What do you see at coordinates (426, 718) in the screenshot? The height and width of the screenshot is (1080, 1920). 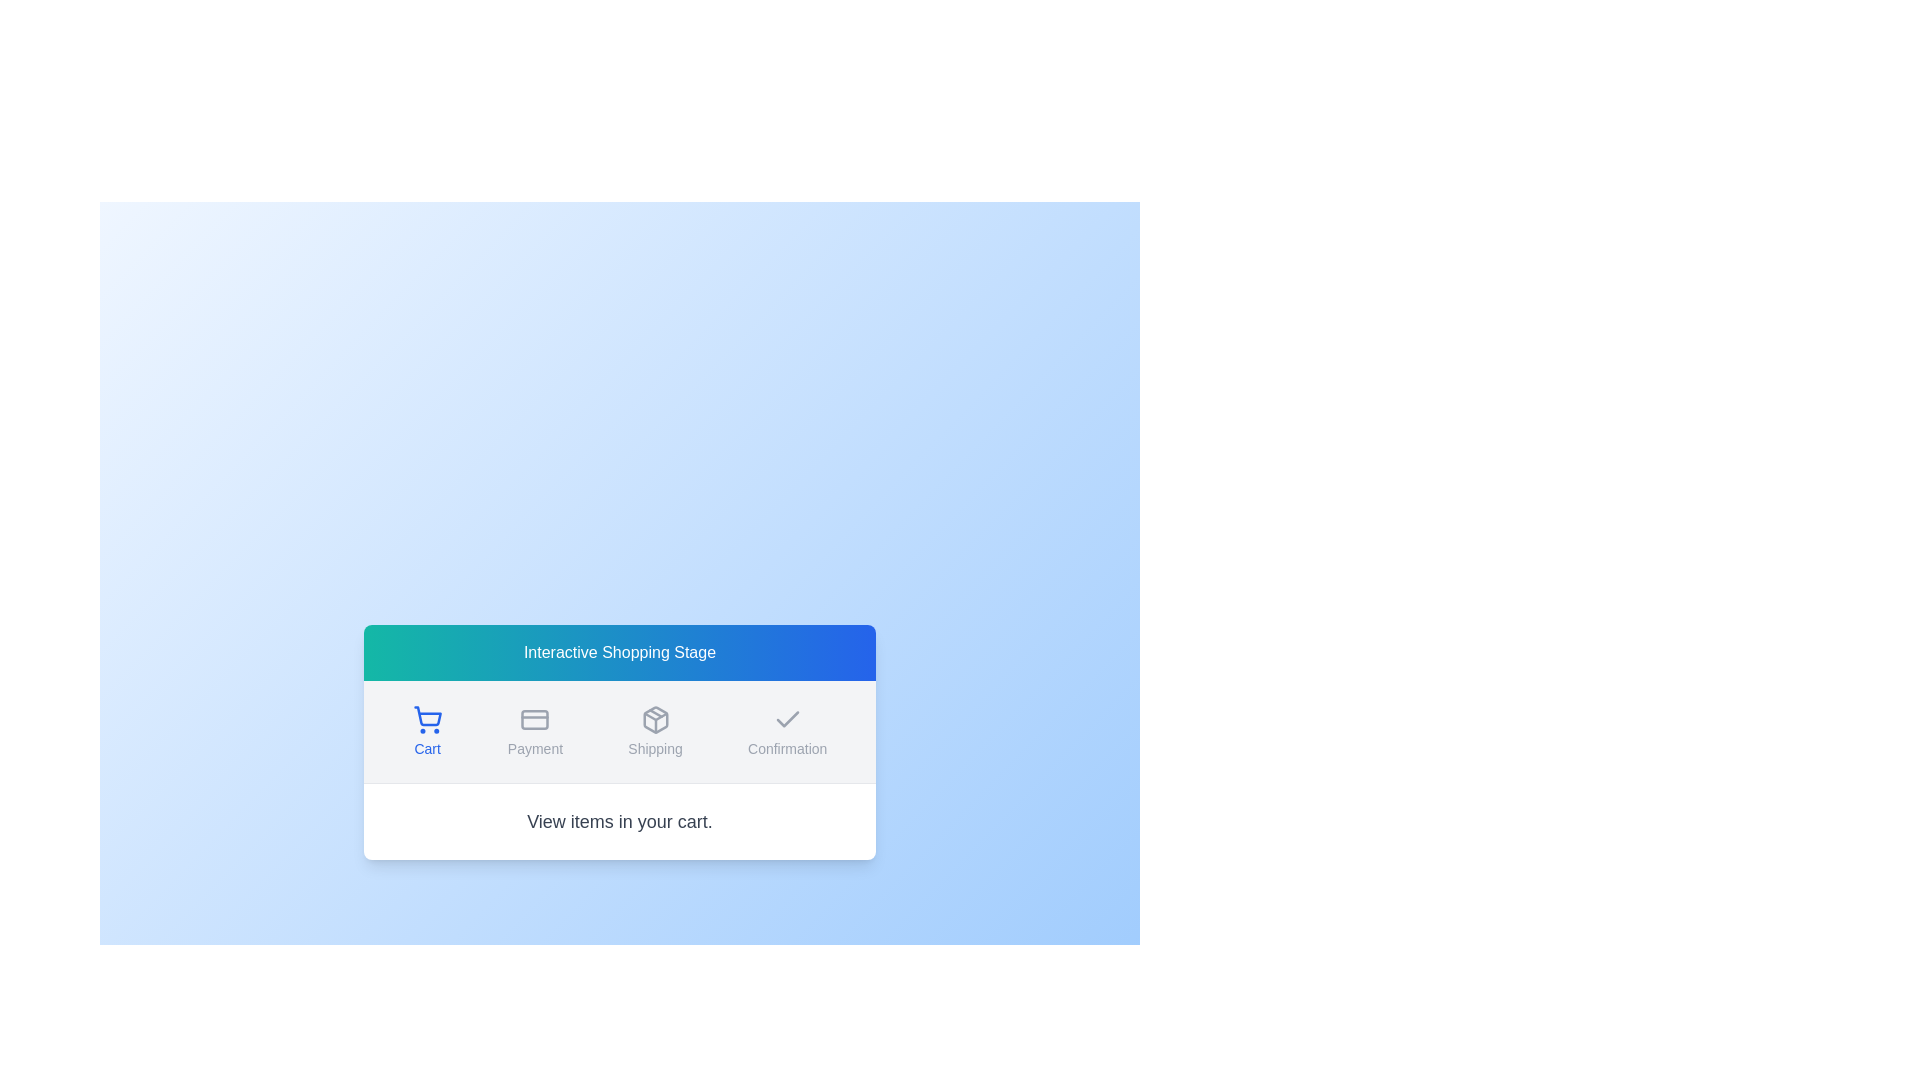 I see `the cart icon, which is a shopping cart with blue strokes located in the 'Cart' section above the text label 'Cart'` at bounding box center [426, 718].